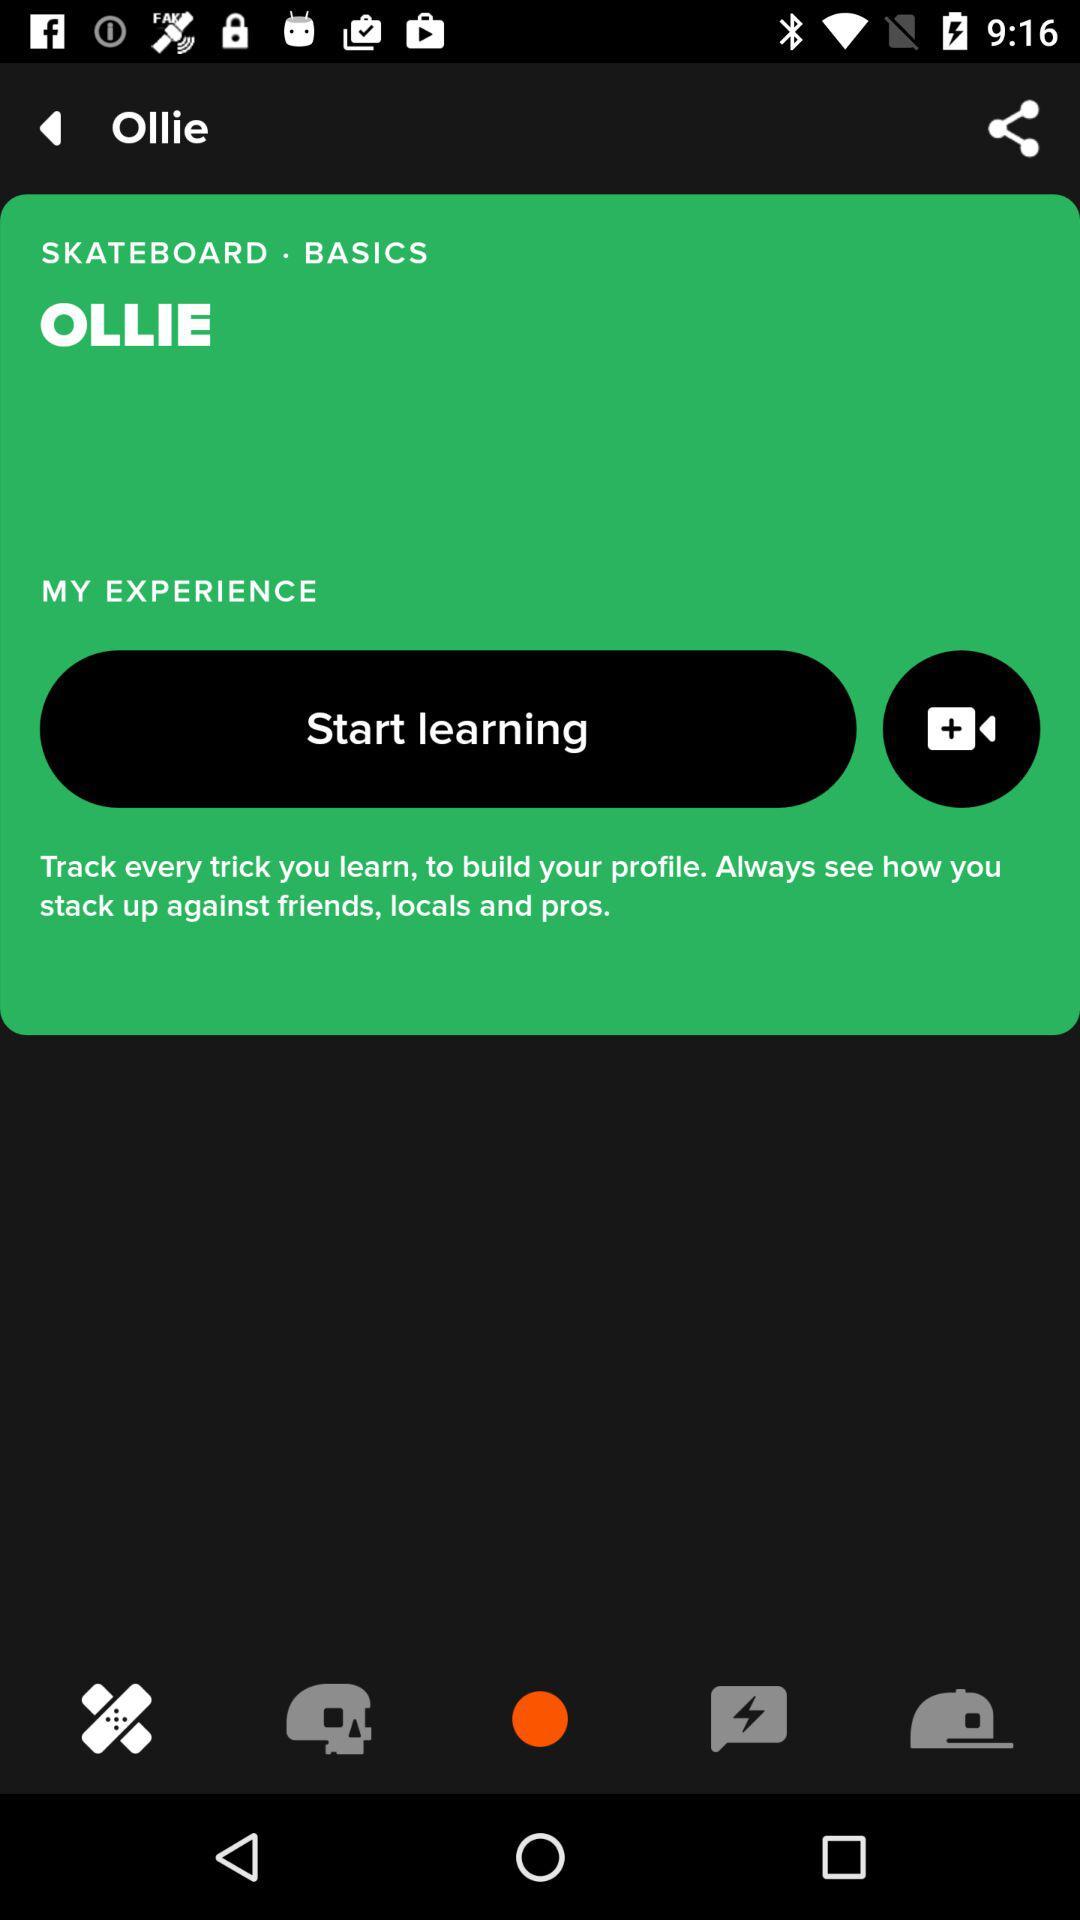  I want to click on the arrow_backward icon, so click(49, 127).